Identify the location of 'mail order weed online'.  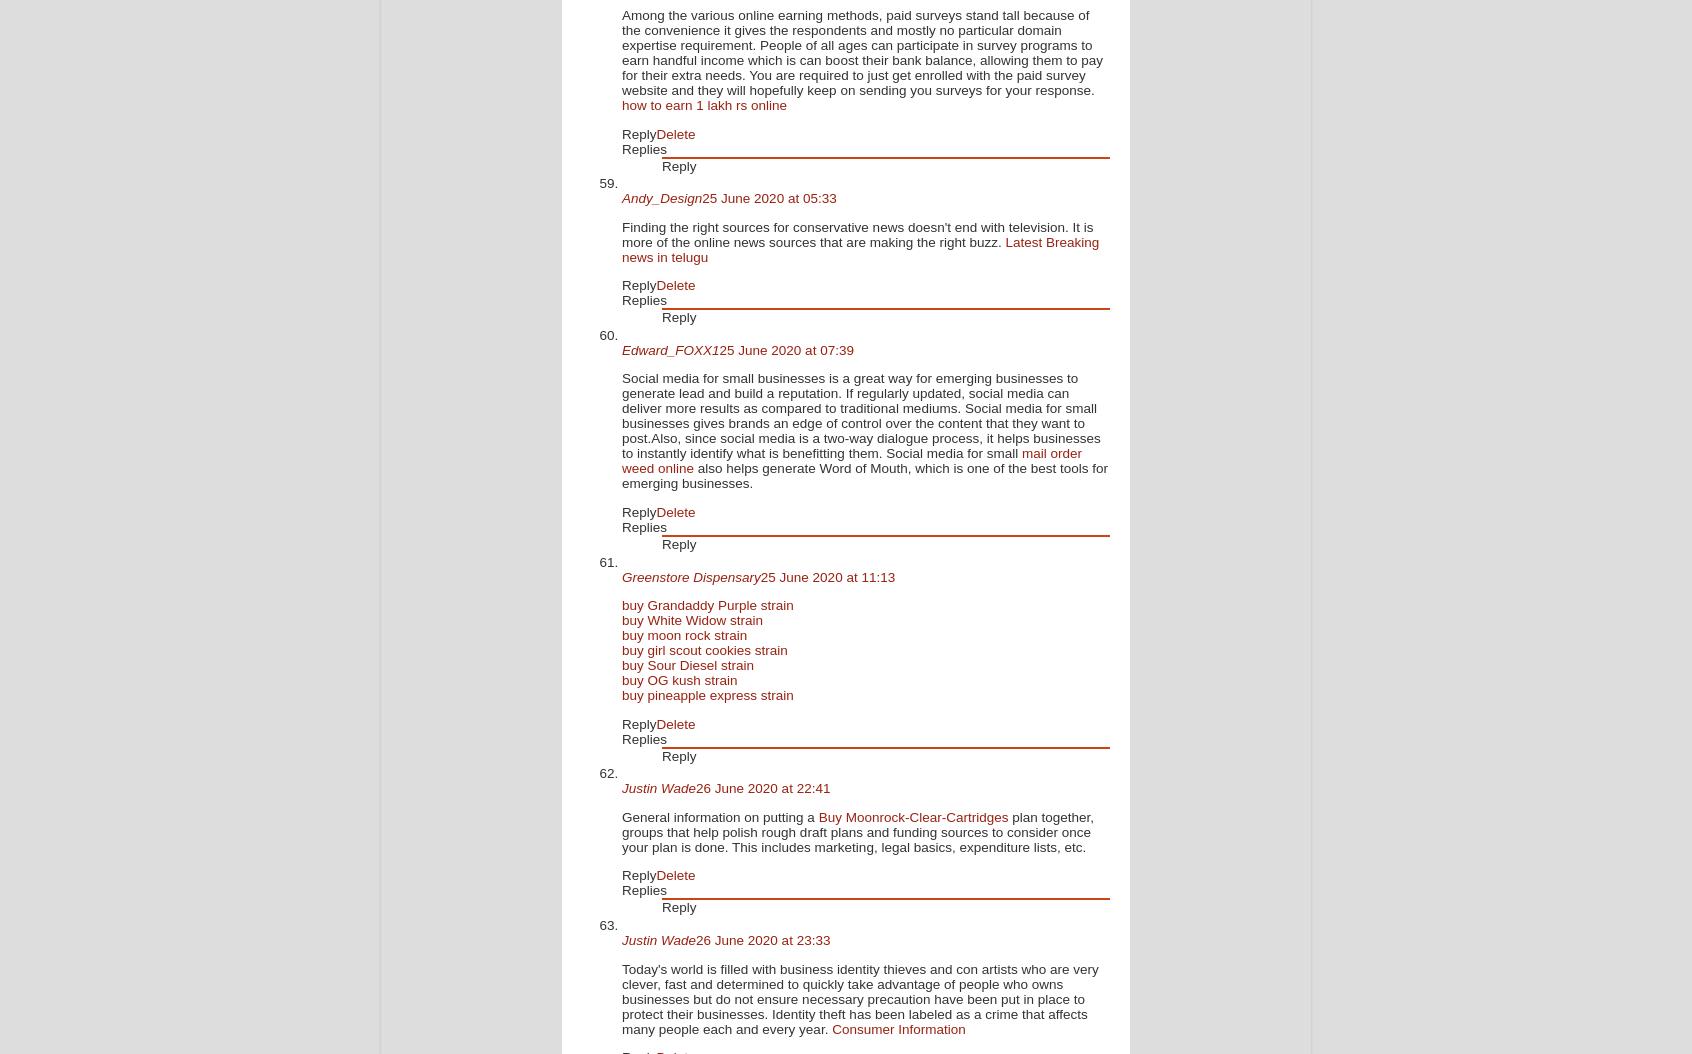
(620, 461).